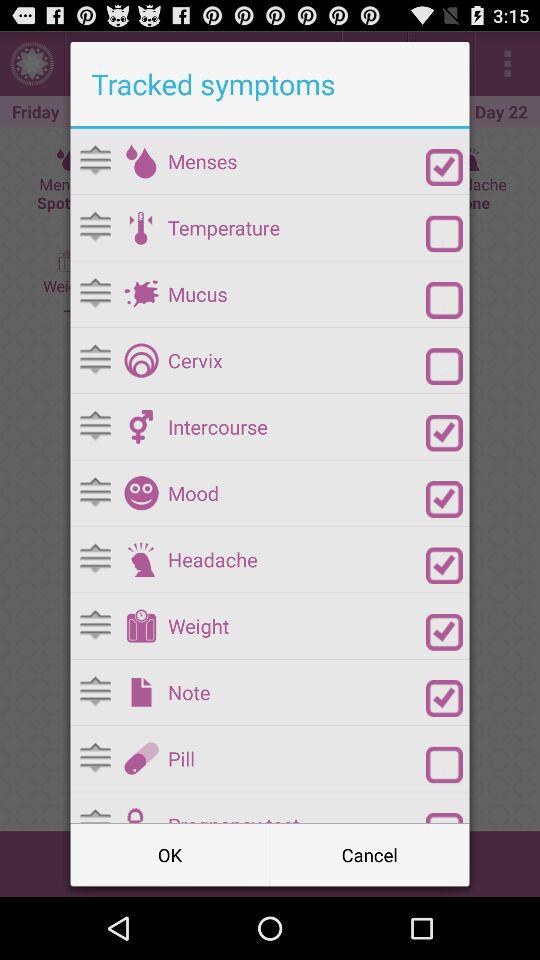  I want to click on select option, so click(444, 233).